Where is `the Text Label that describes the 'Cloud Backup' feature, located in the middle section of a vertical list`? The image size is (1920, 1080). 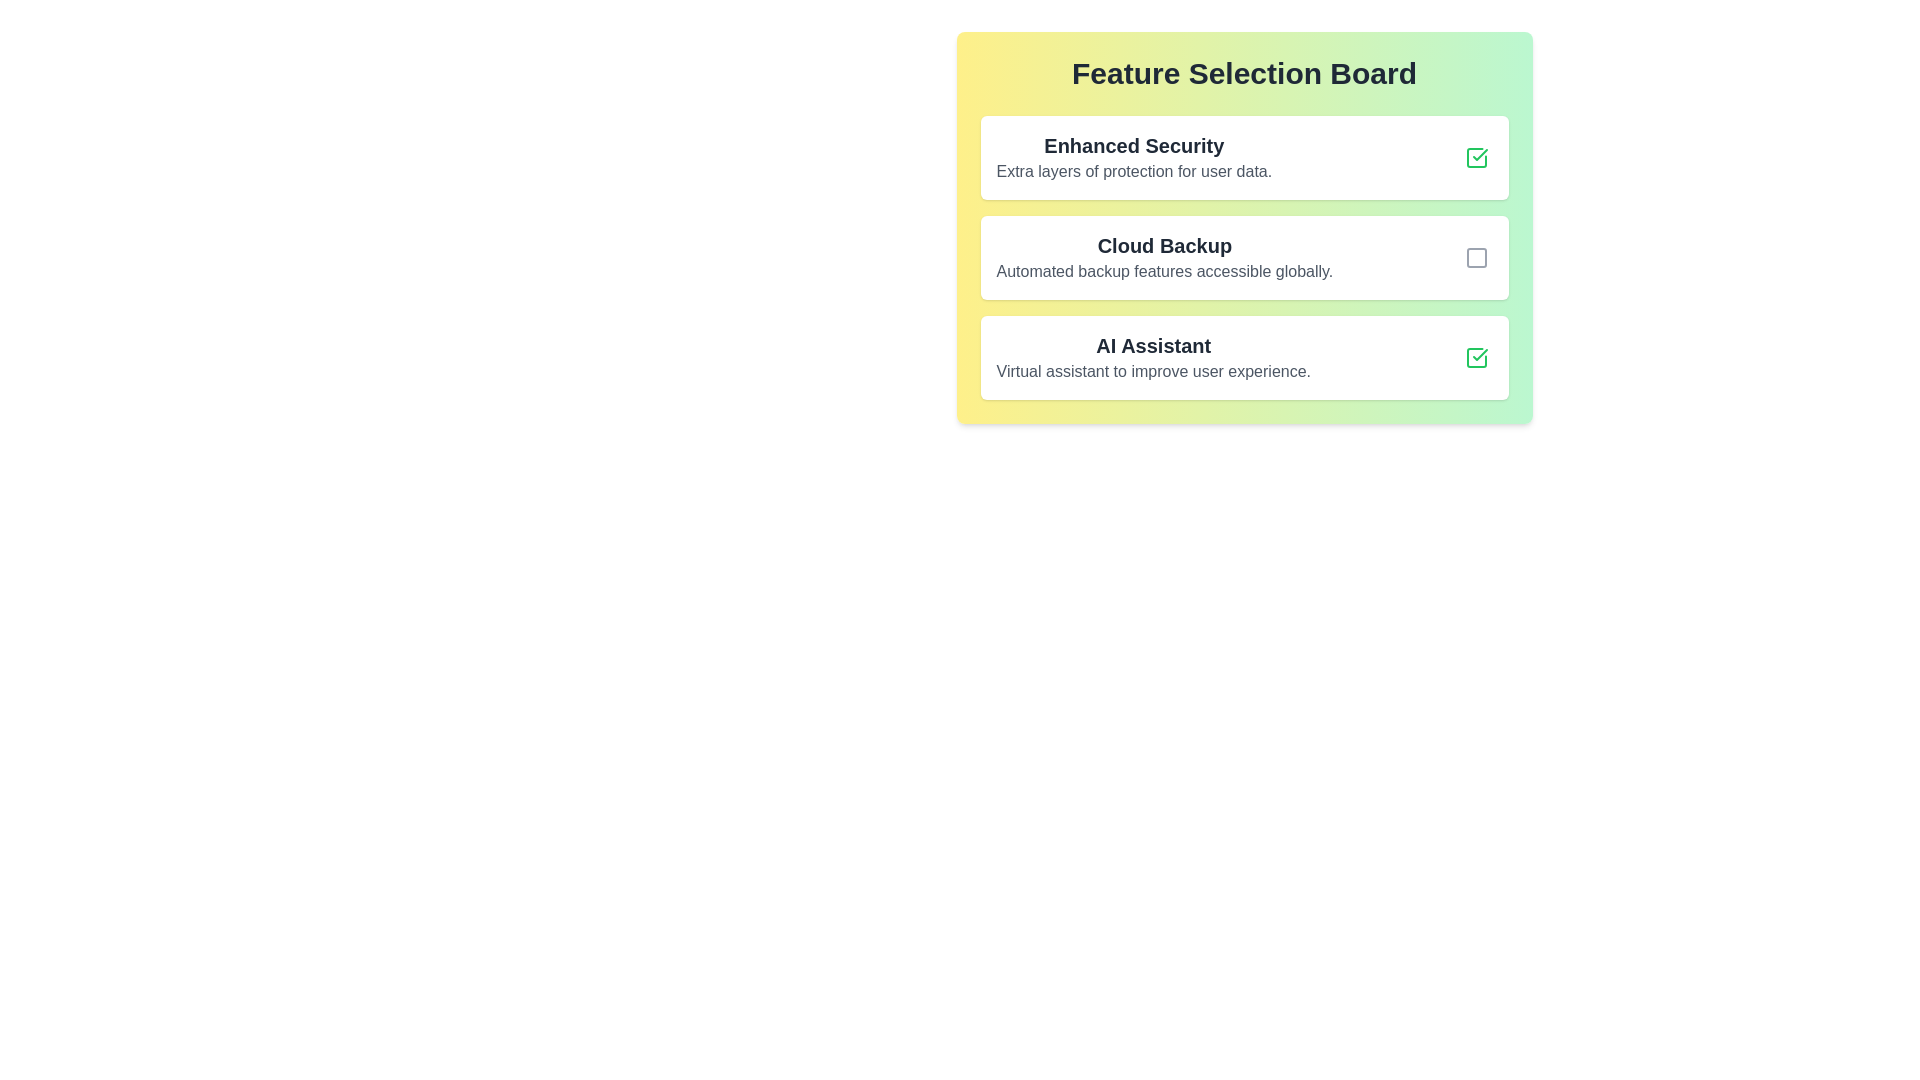
the Text Label that describes the 'Cloud Backup' feature, located in the middle section of a vertical list is located at coordinates (1164, 272).